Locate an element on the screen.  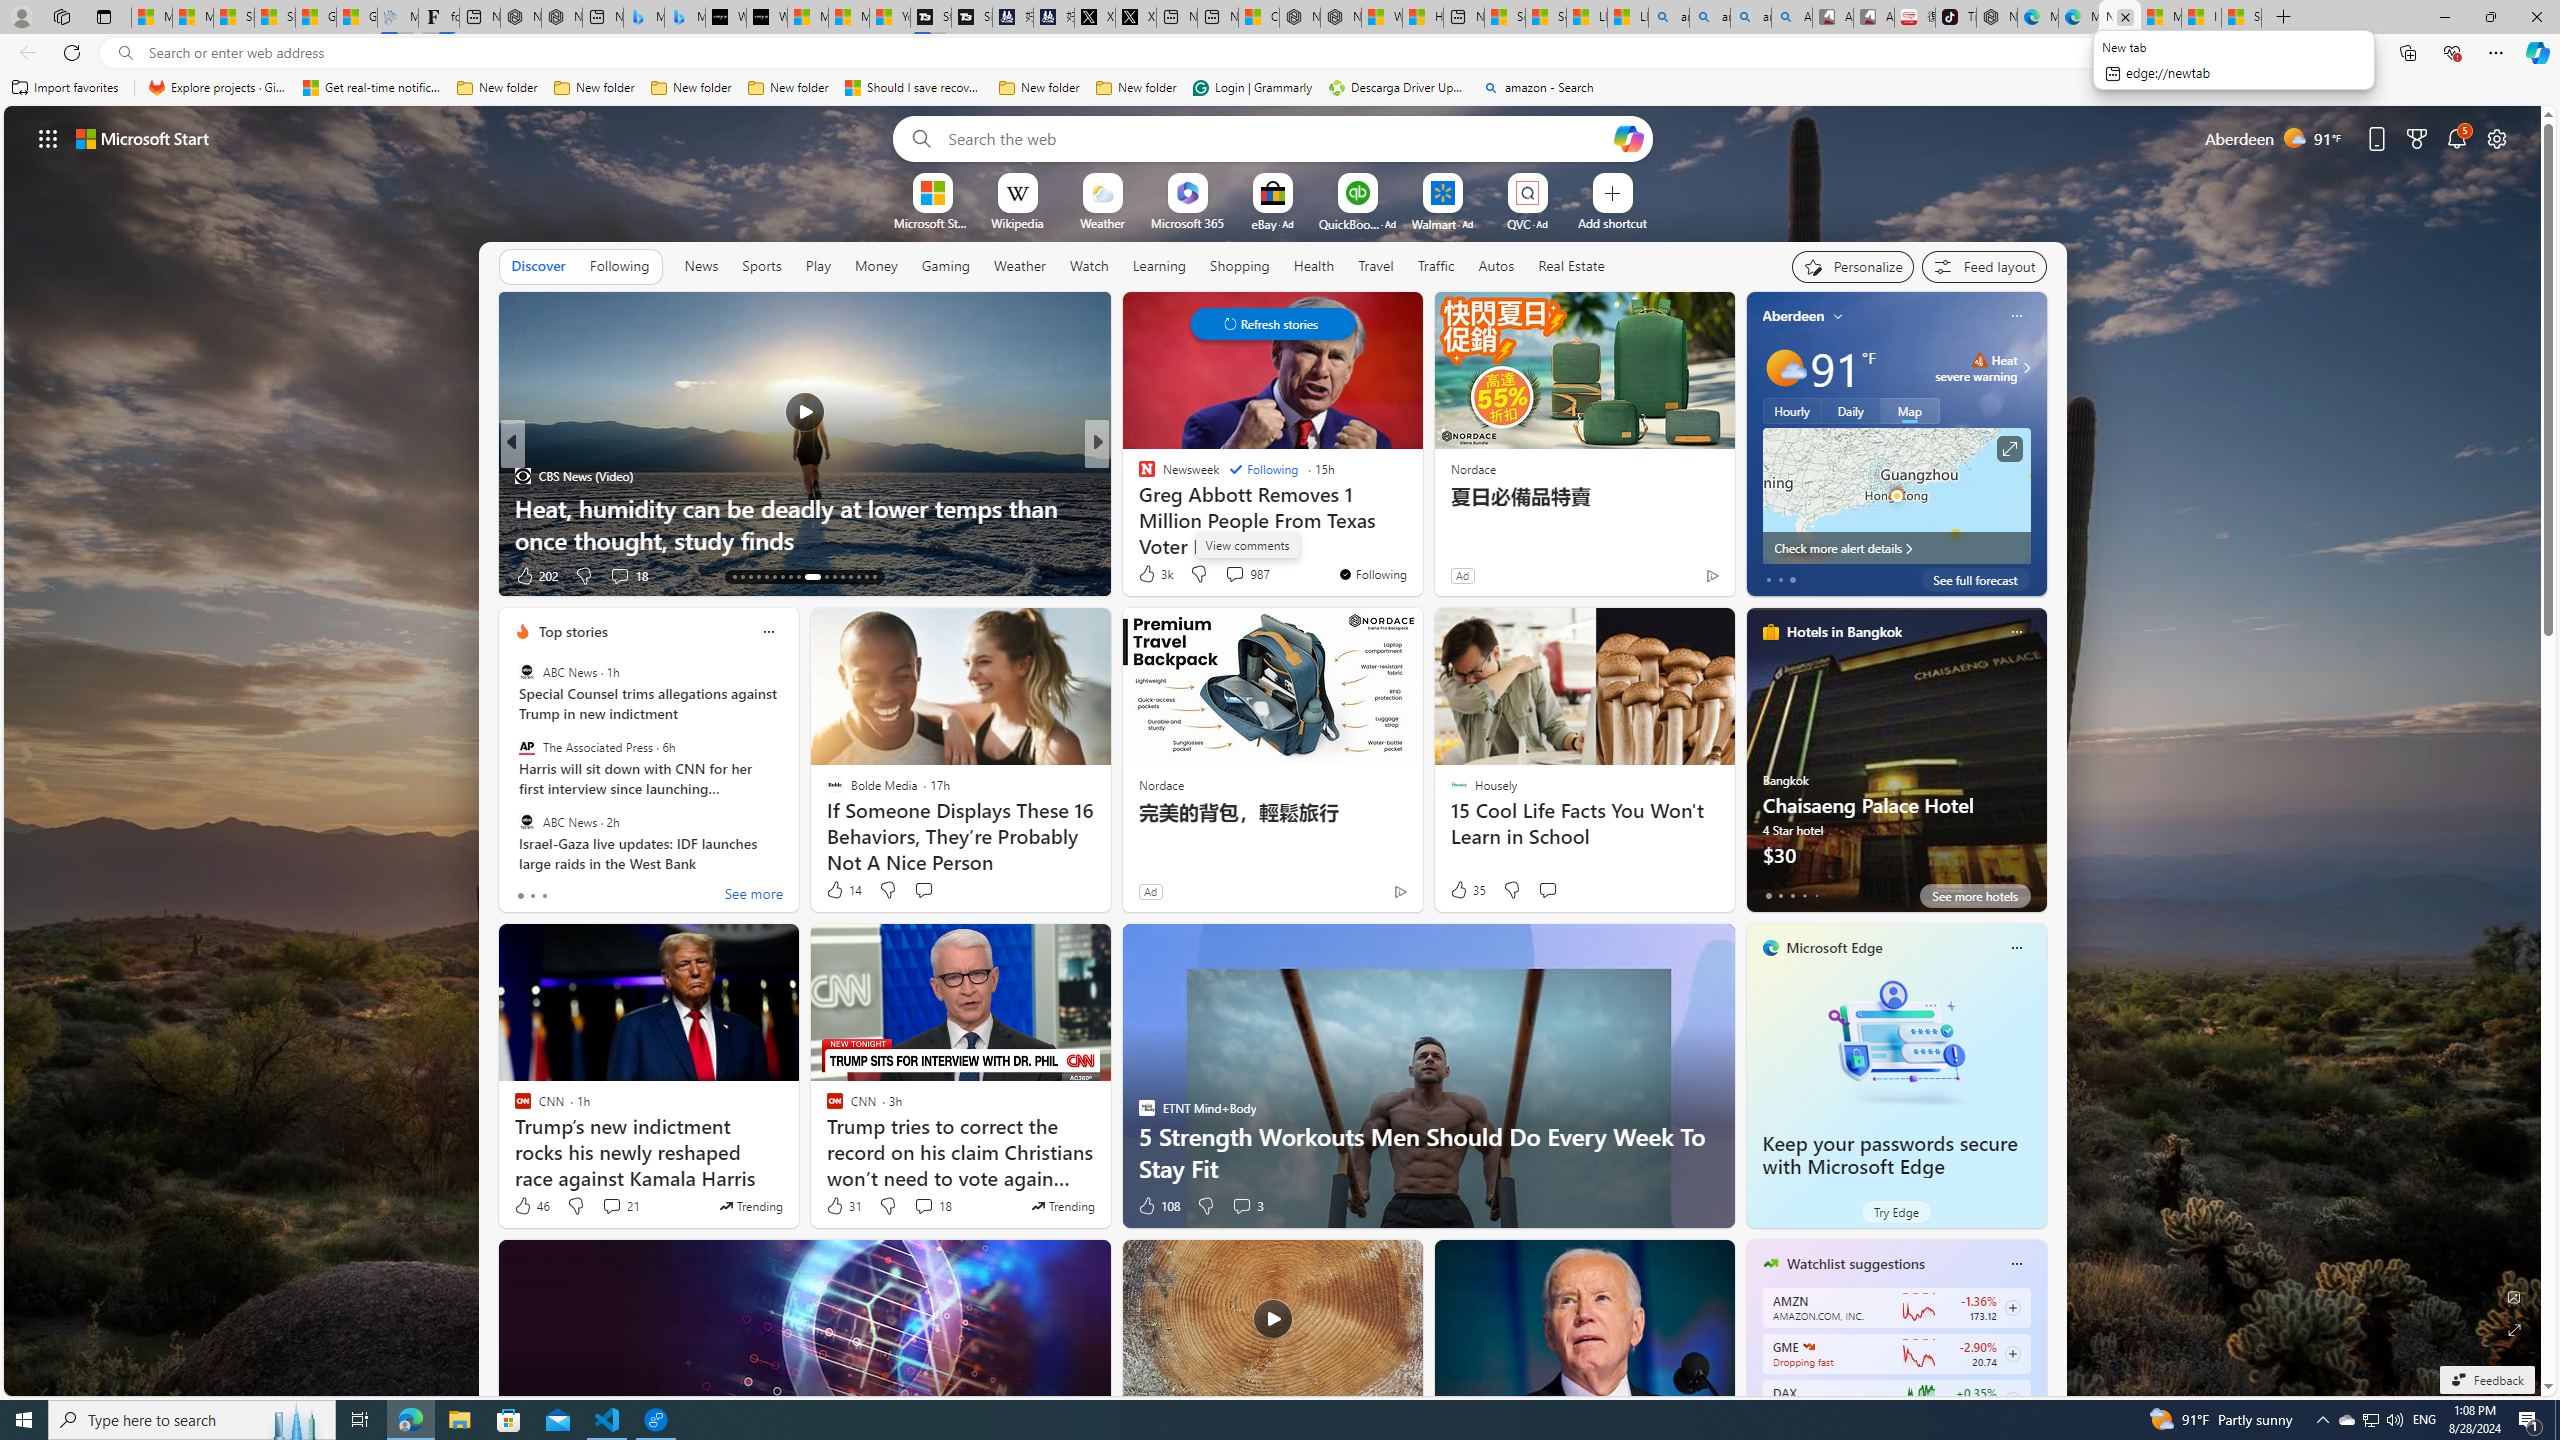
'View comments 1 Comment' is located at coordinates (1235, 575).